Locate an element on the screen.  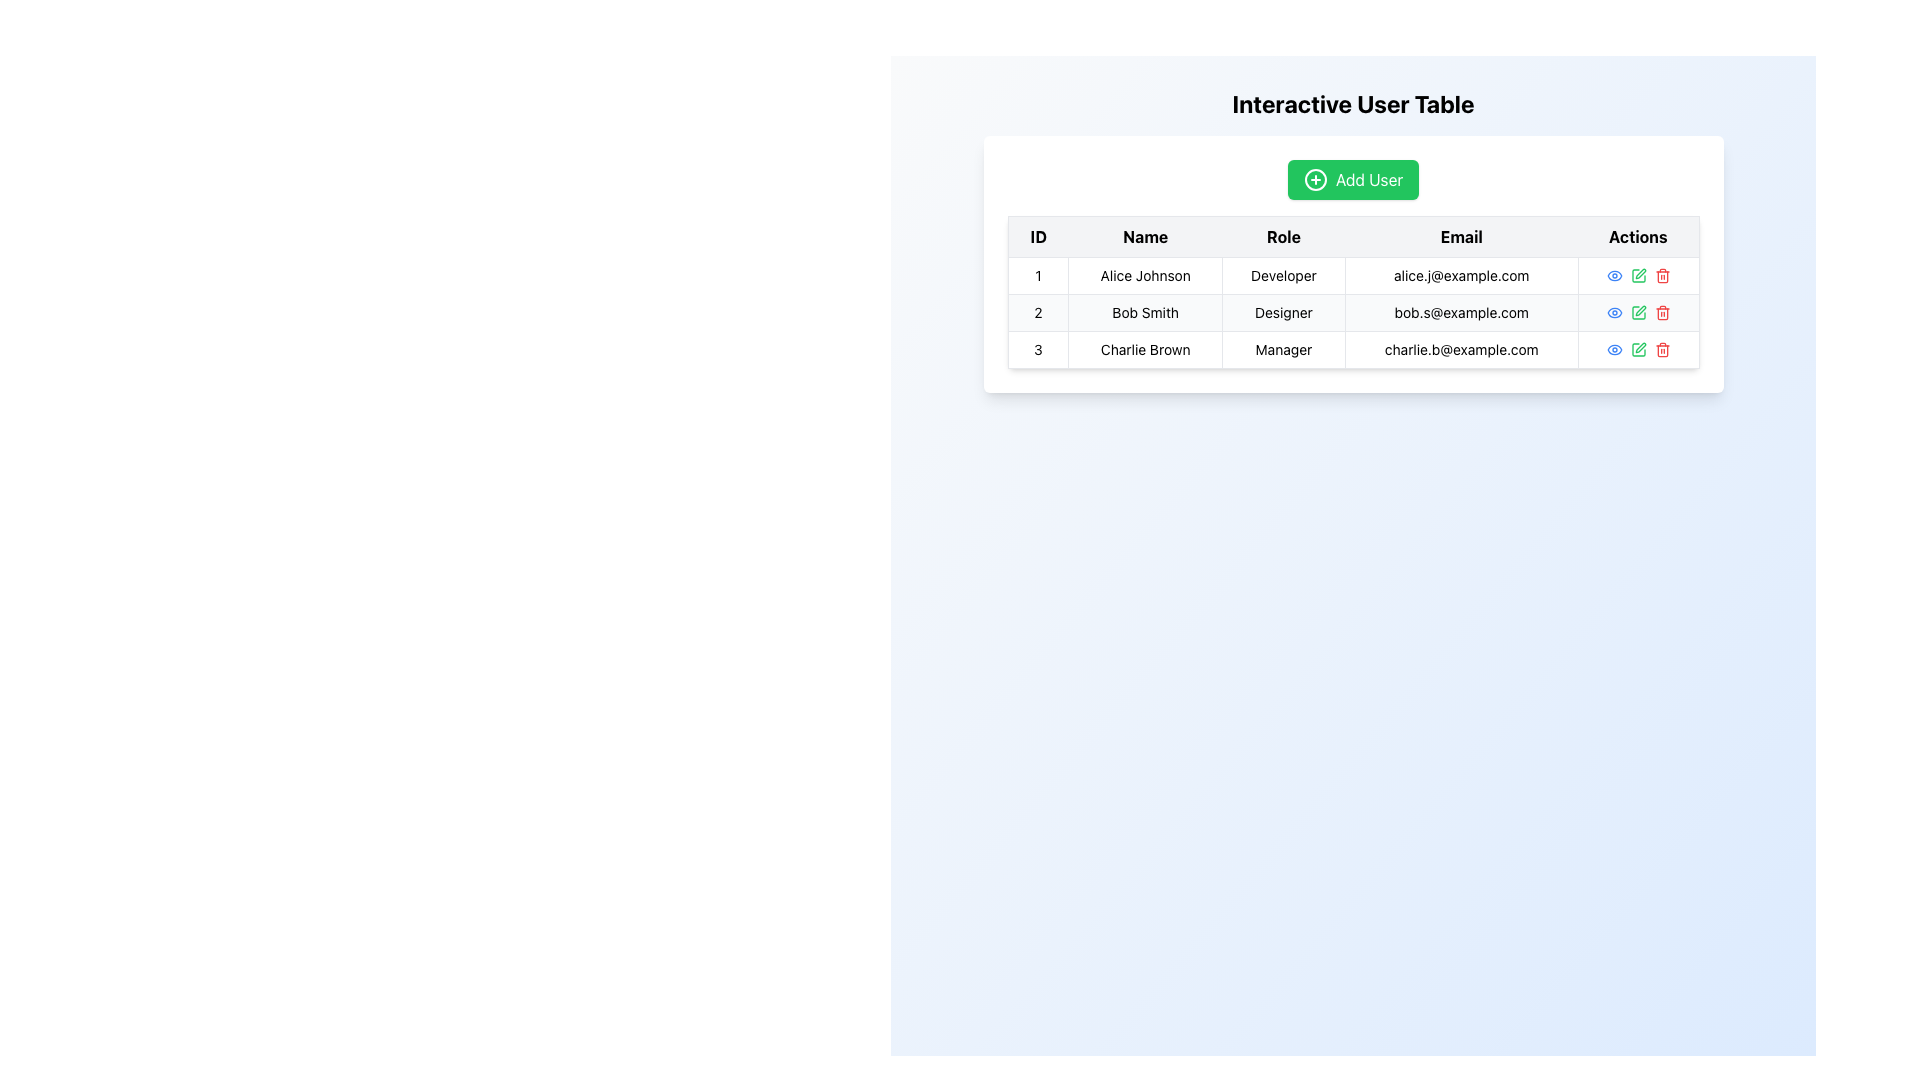
the text element displaying 'Developer' located in the 'Role' column of the table, which is the third column in the first row under the header labeled 'Role' is located at coordinates (1283, 276).